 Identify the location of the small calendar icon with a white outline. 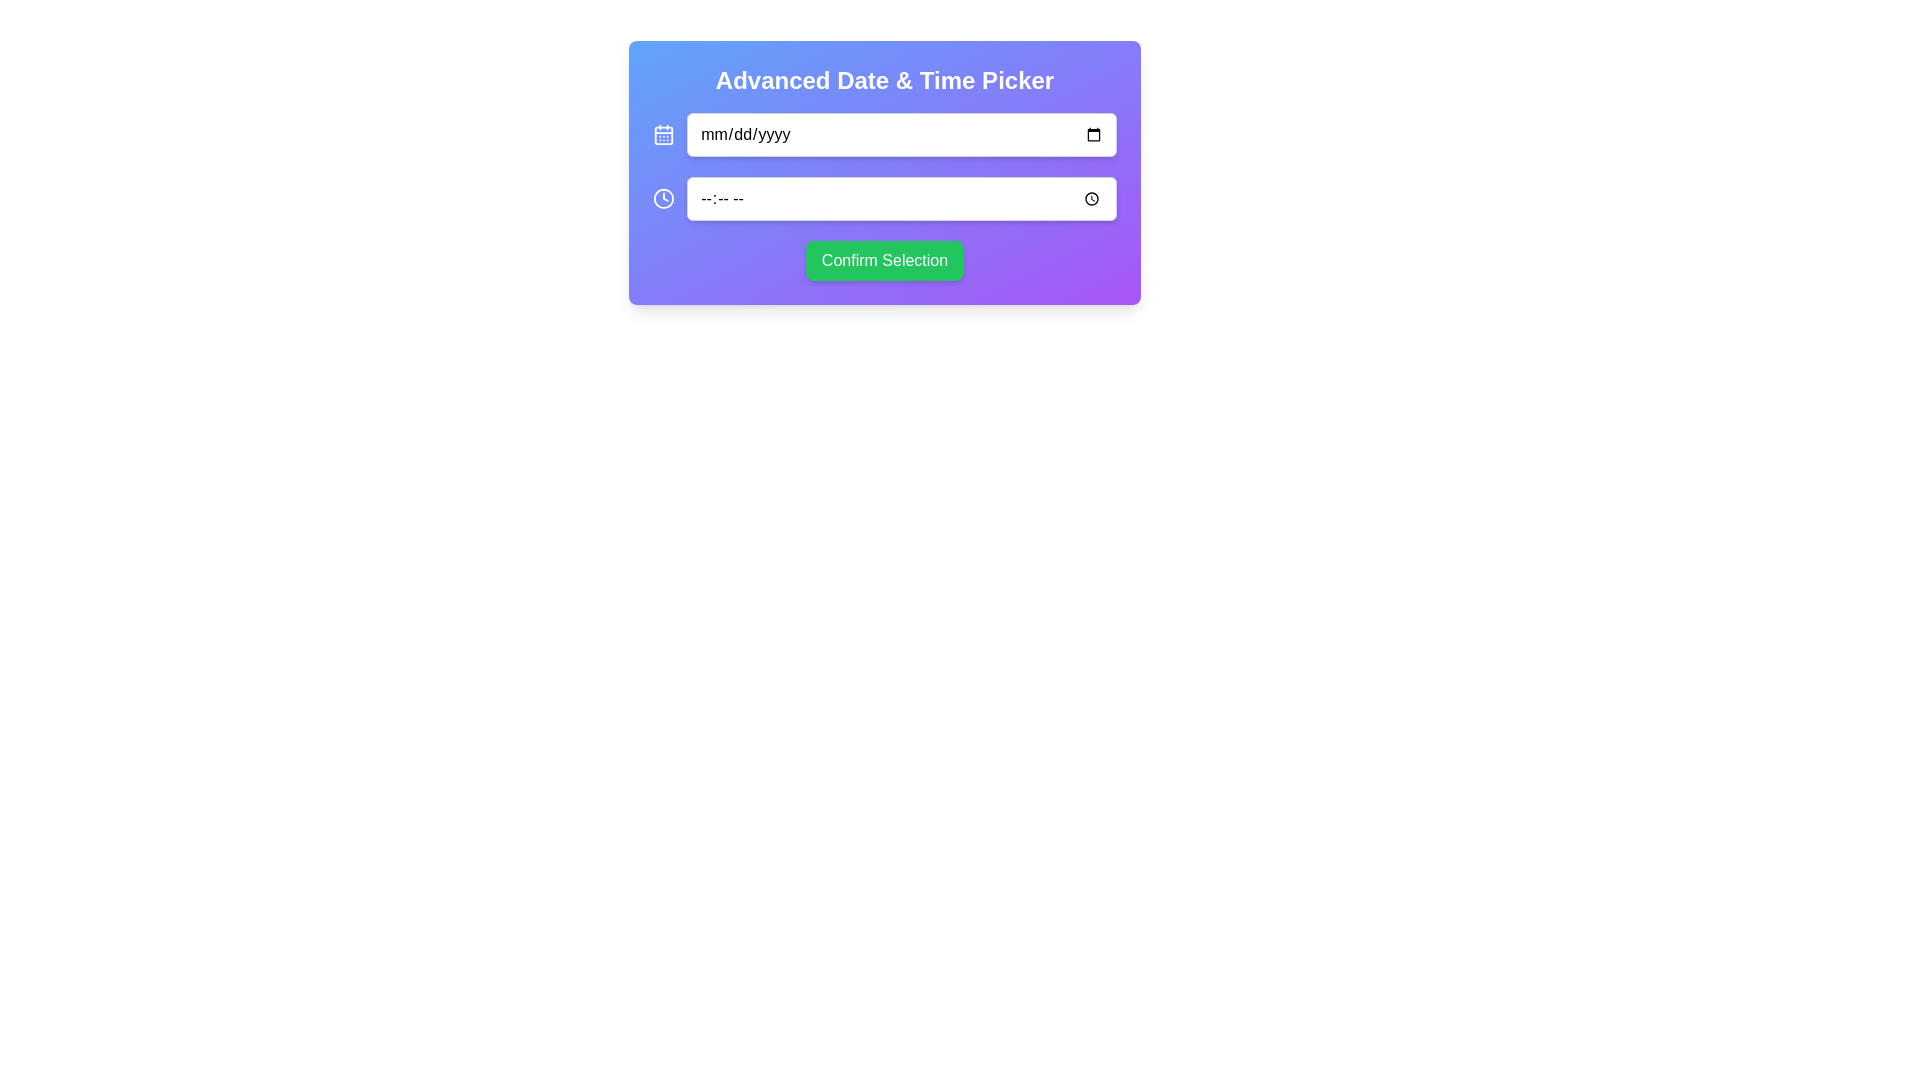
(664, 135).